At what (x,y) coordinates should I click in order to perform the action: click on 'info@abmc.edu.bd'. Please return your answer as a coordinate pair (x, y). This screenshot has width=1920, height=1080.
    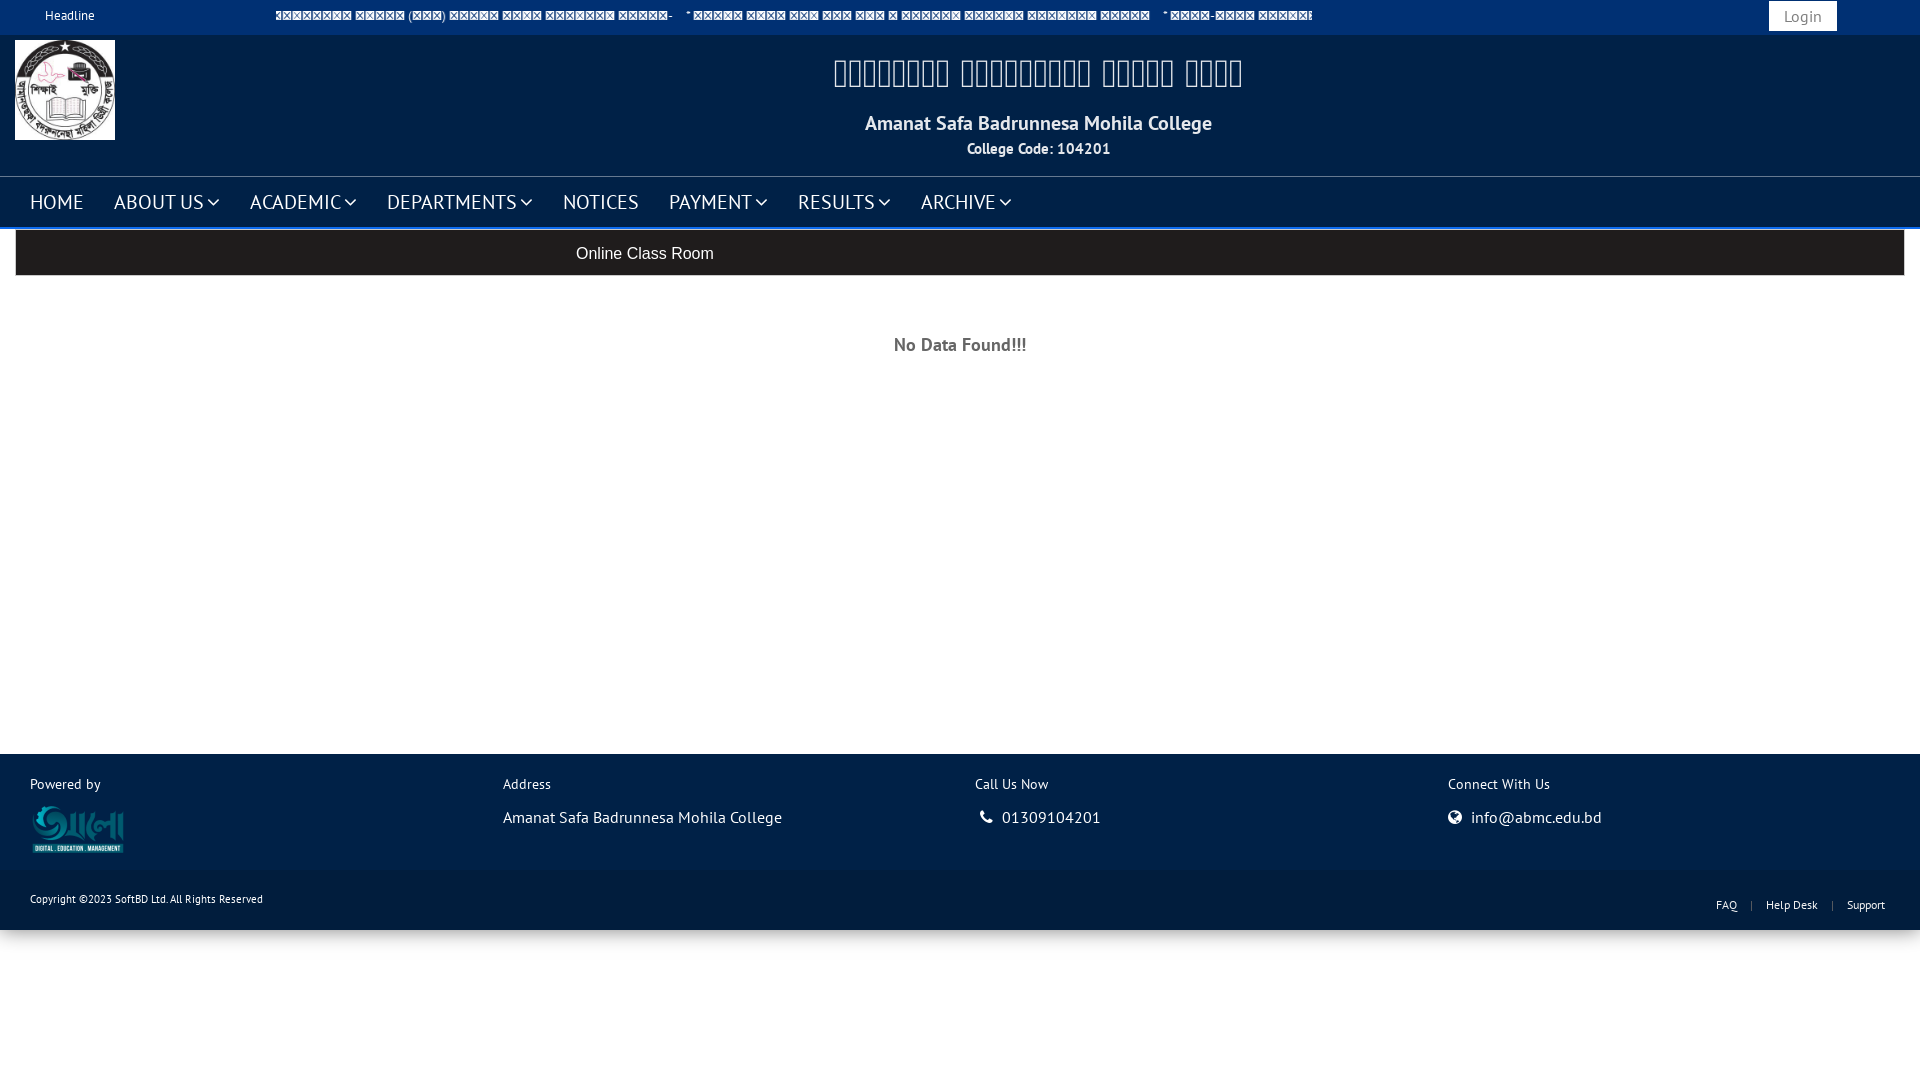
    Looking at the image, I should click on (1469, 816).